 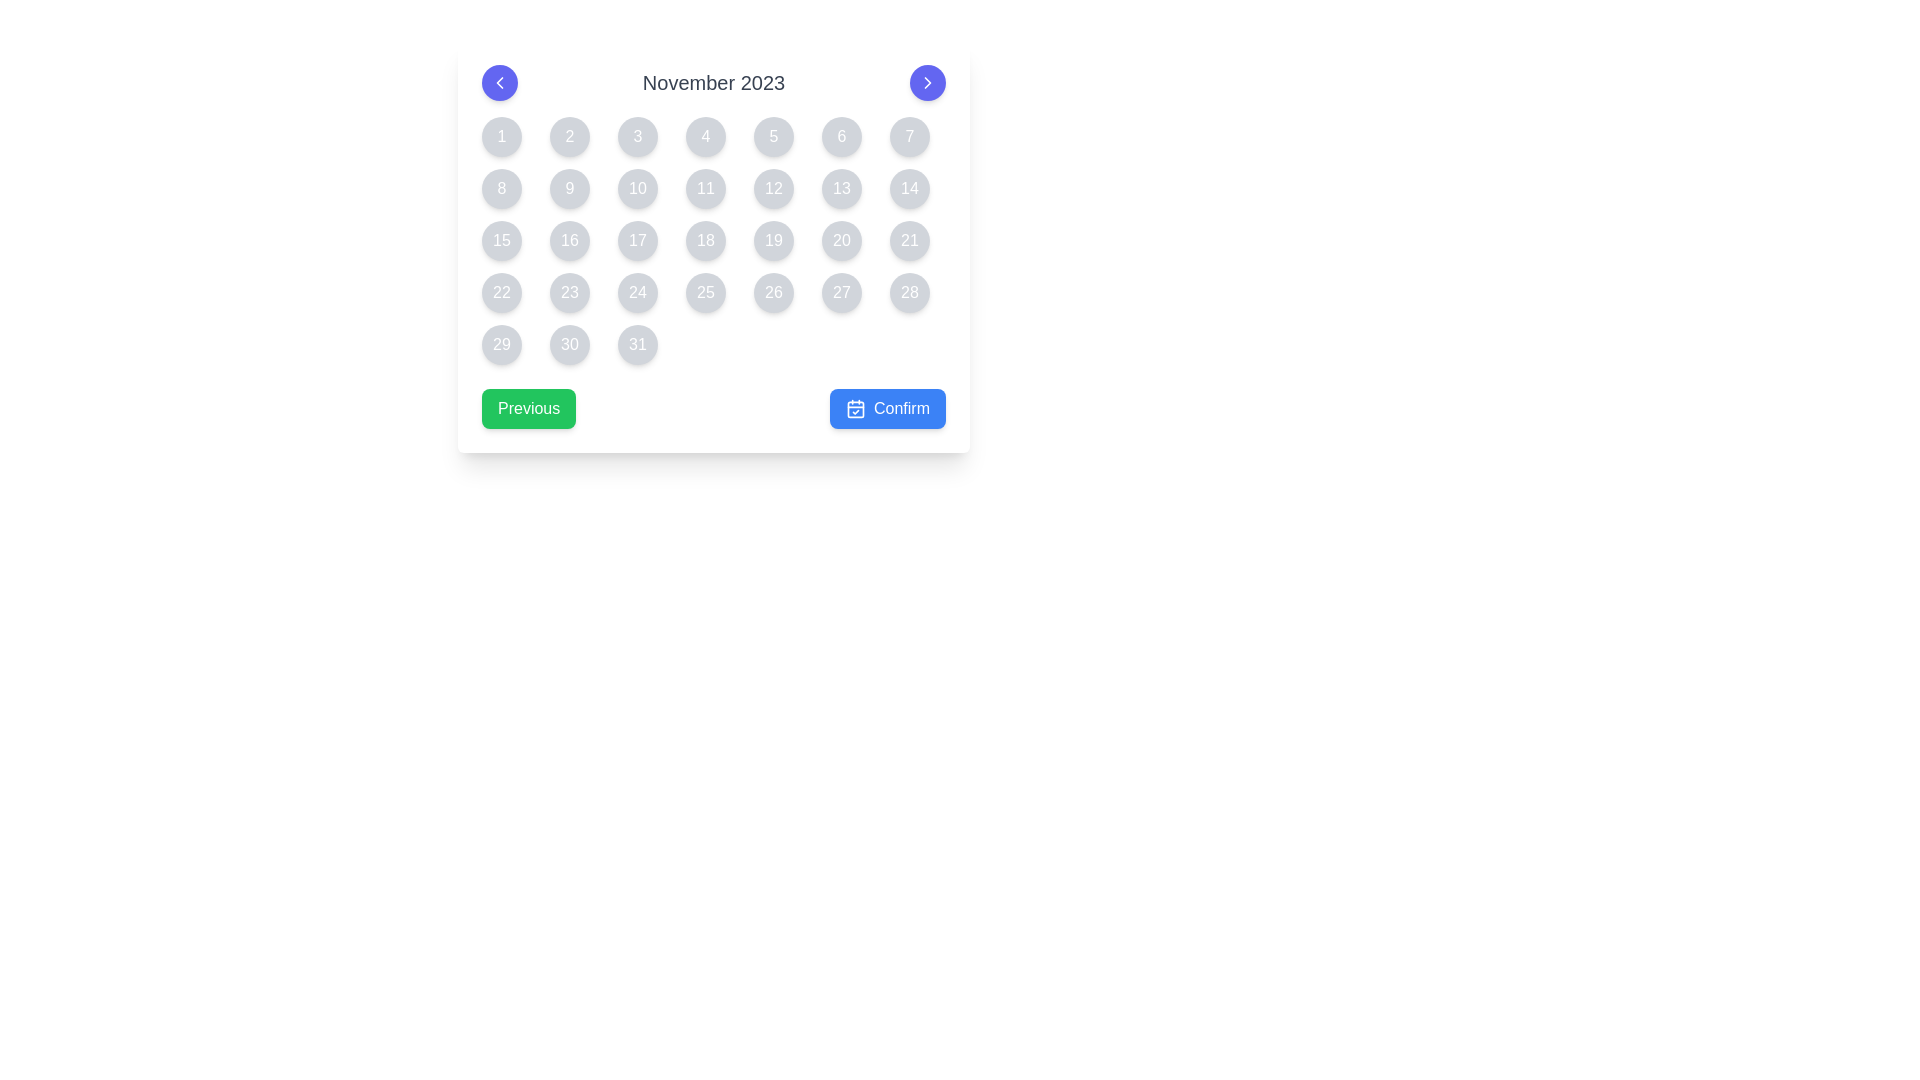 I want to click on the button representing the 14th day, so click(x=909, y=189).